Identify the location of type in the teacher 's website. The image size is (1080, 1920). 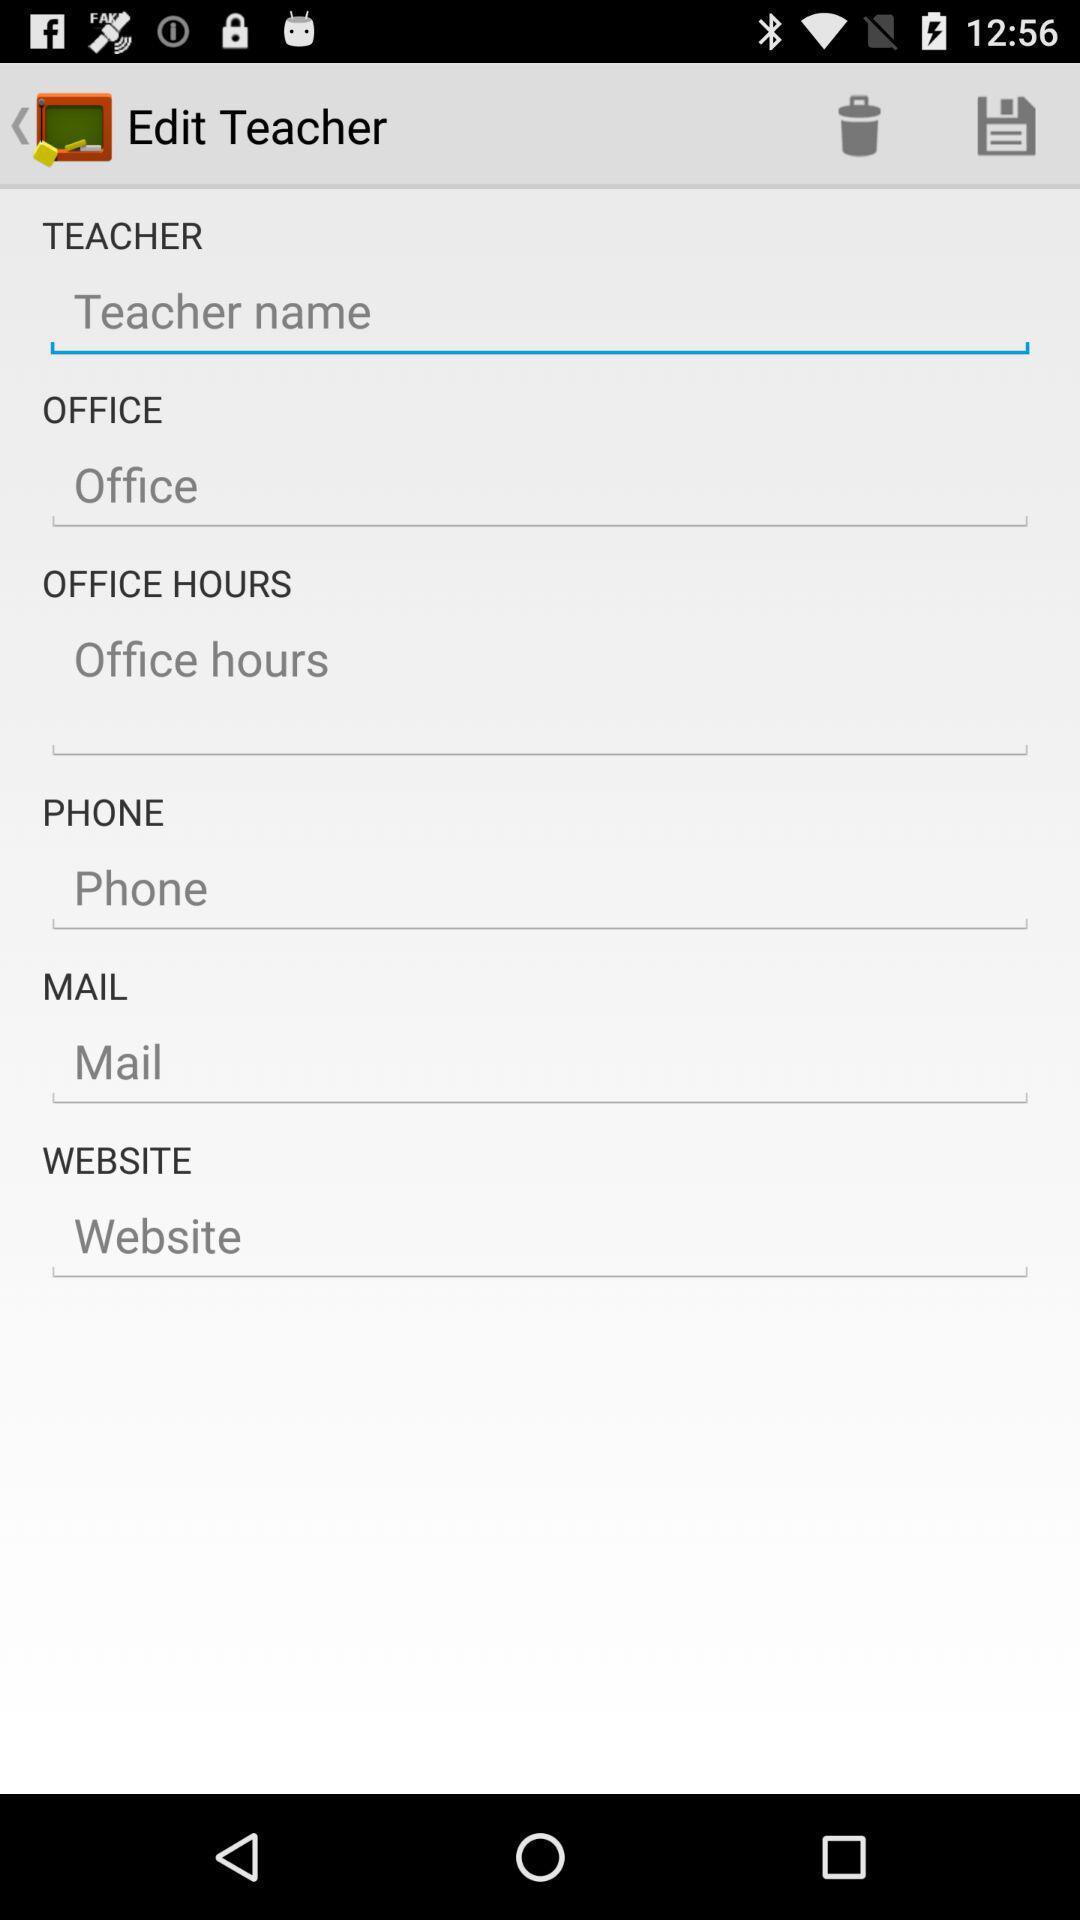
(540, 1235).